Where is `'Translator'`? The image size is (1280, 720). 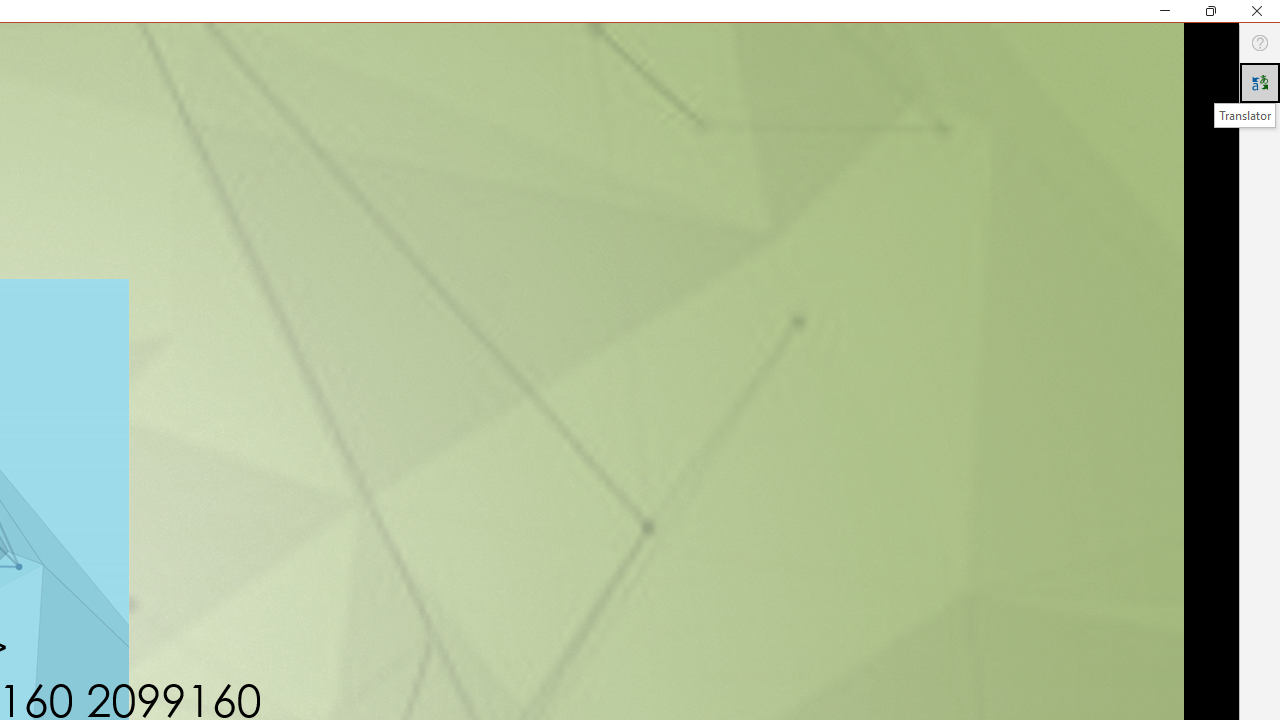 'Translator' is located at coordinates (1259, 82).